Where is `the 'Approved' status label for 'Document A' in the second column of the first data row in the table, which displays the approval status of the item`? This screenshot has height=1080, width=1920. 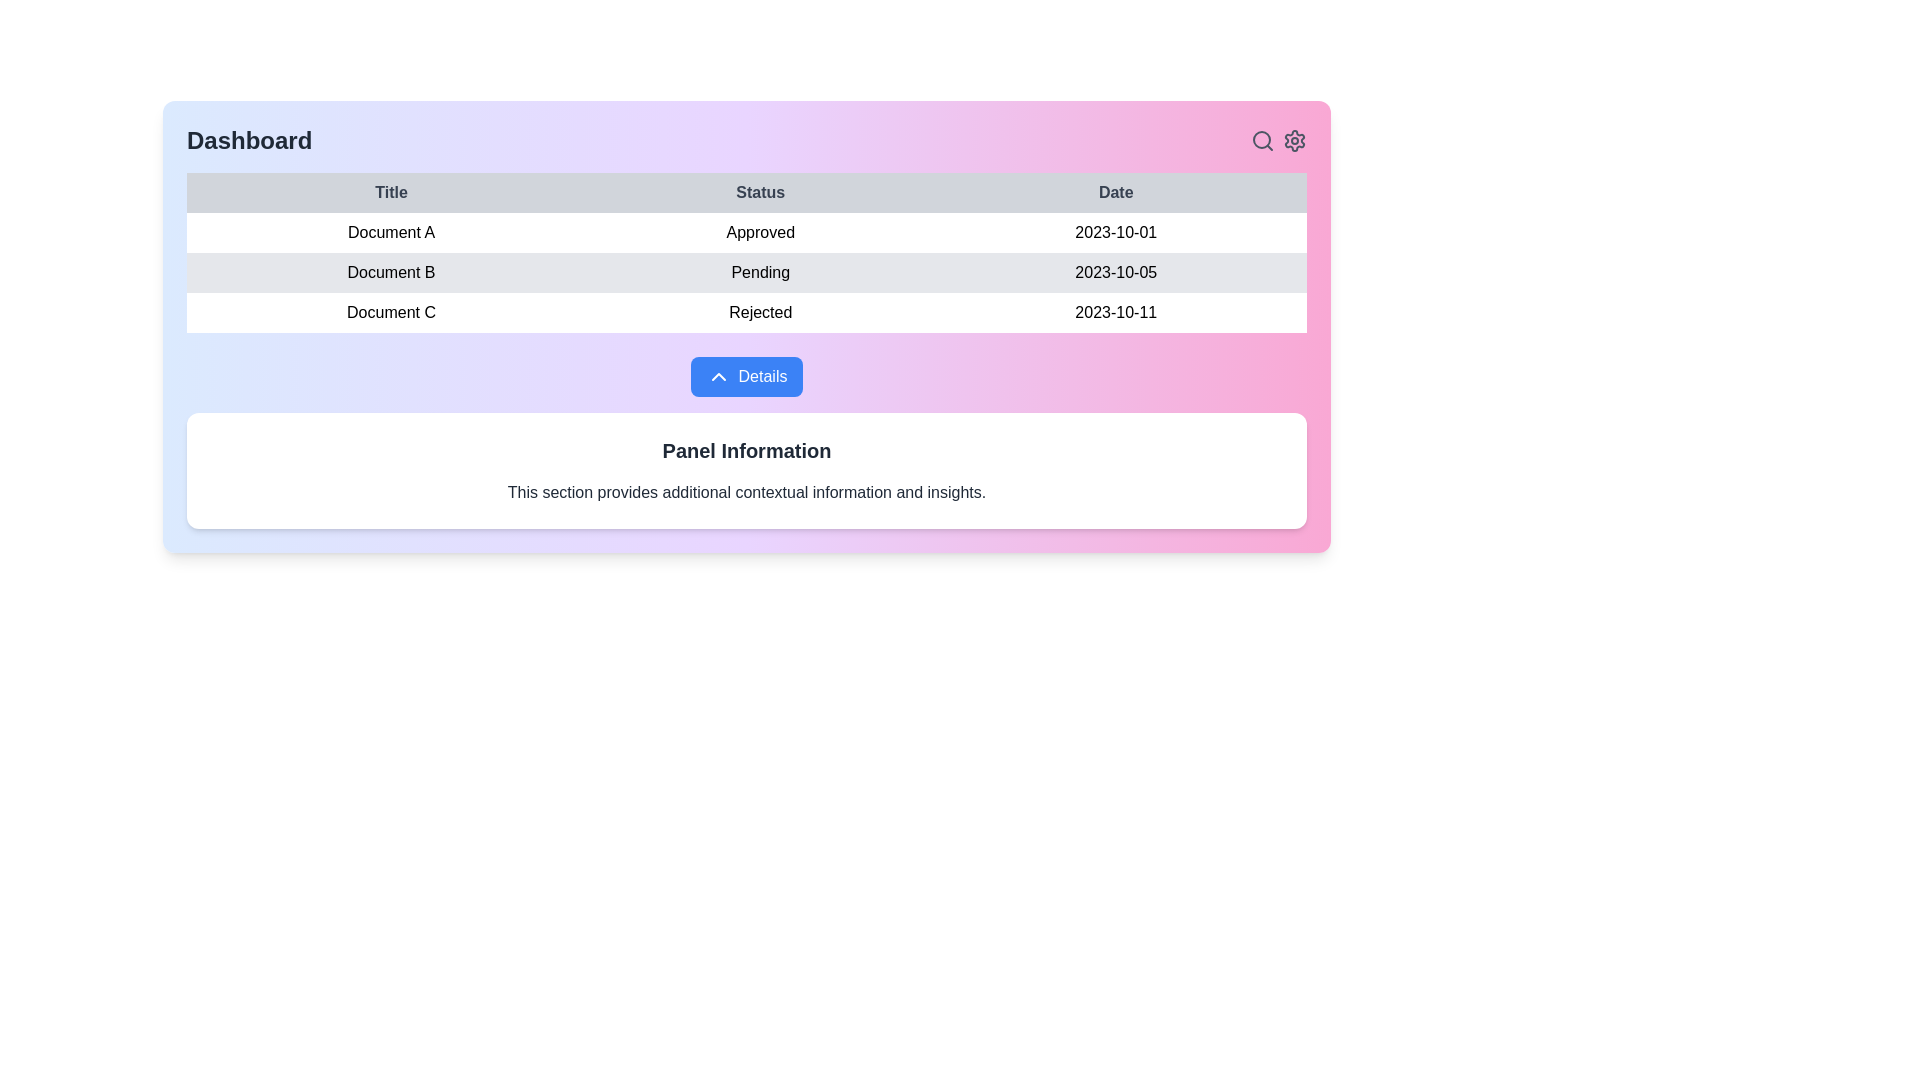 the 'Approved' status label for 'Document A' in the second column of the first data row in the table, which displays the approval status of the item is located at coordinates (759, 231).